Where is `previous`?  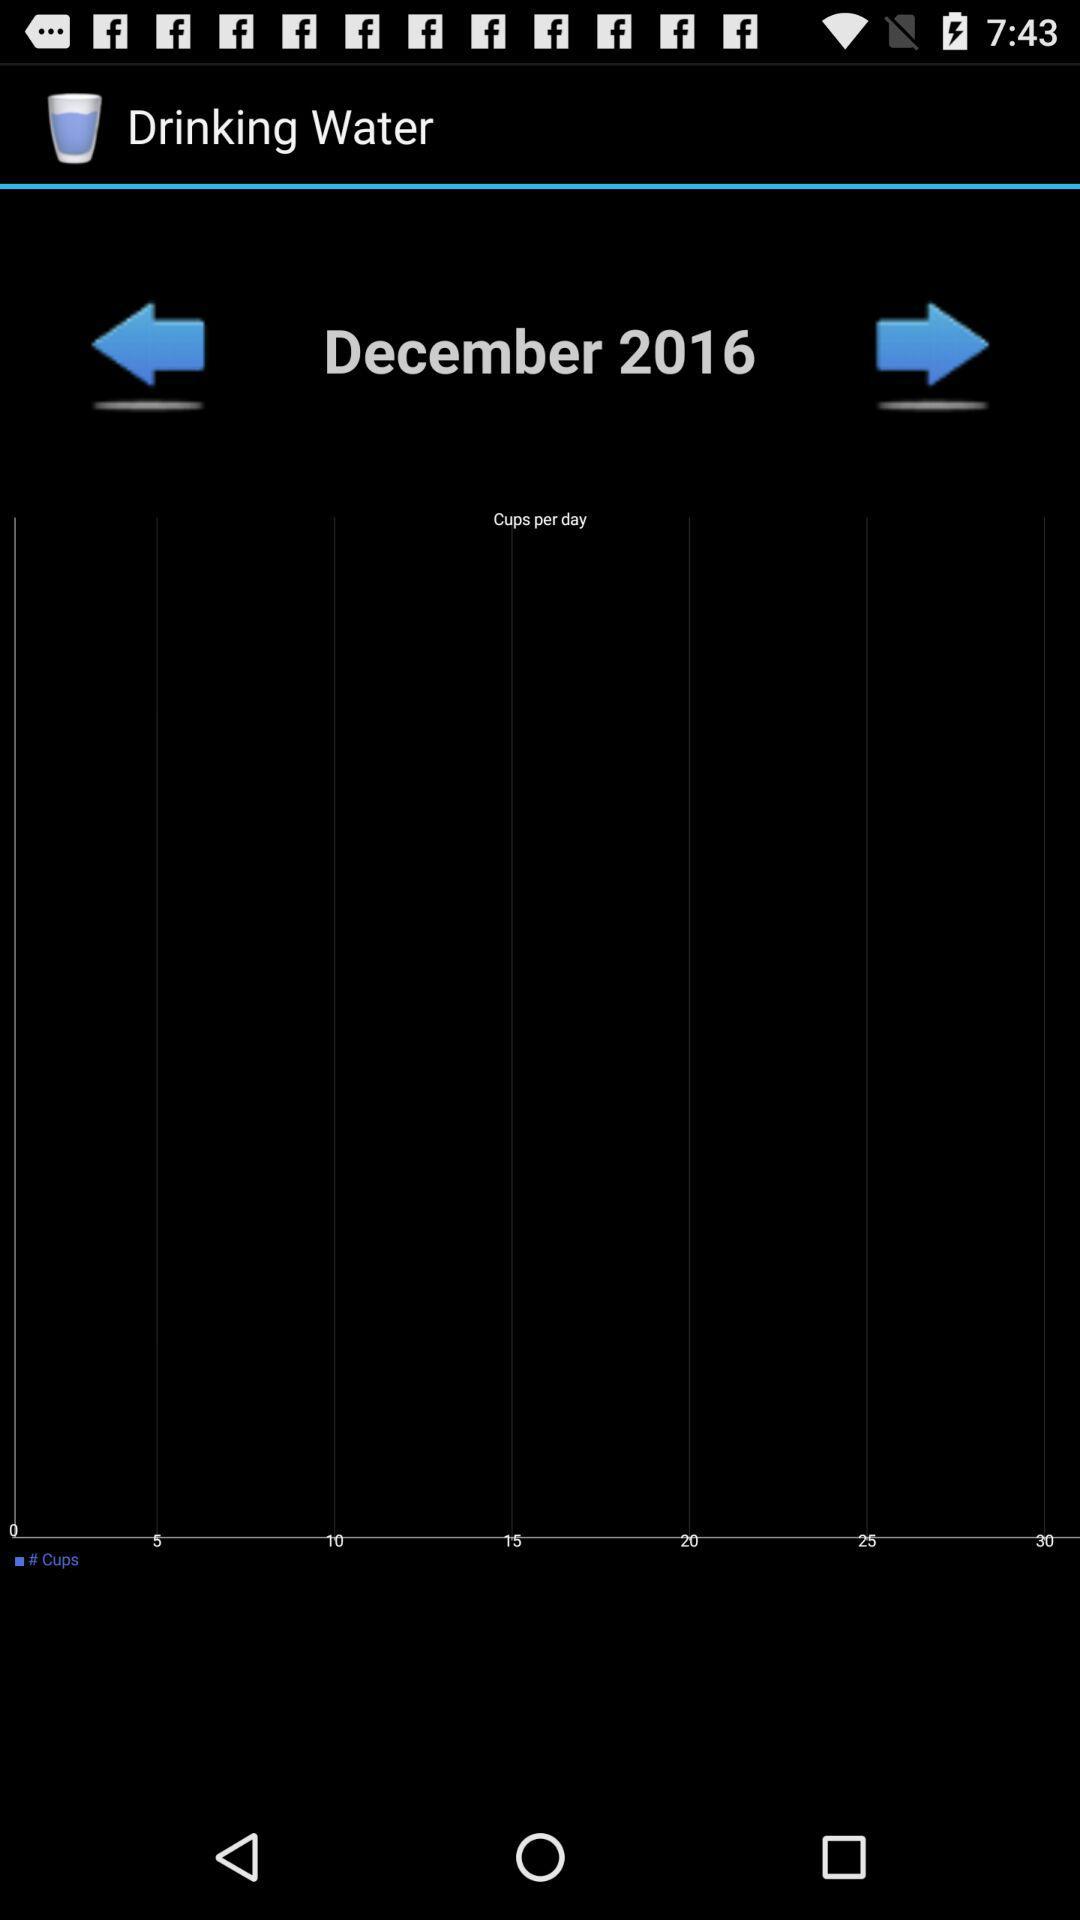
previous is located at coordinates (931, 349).